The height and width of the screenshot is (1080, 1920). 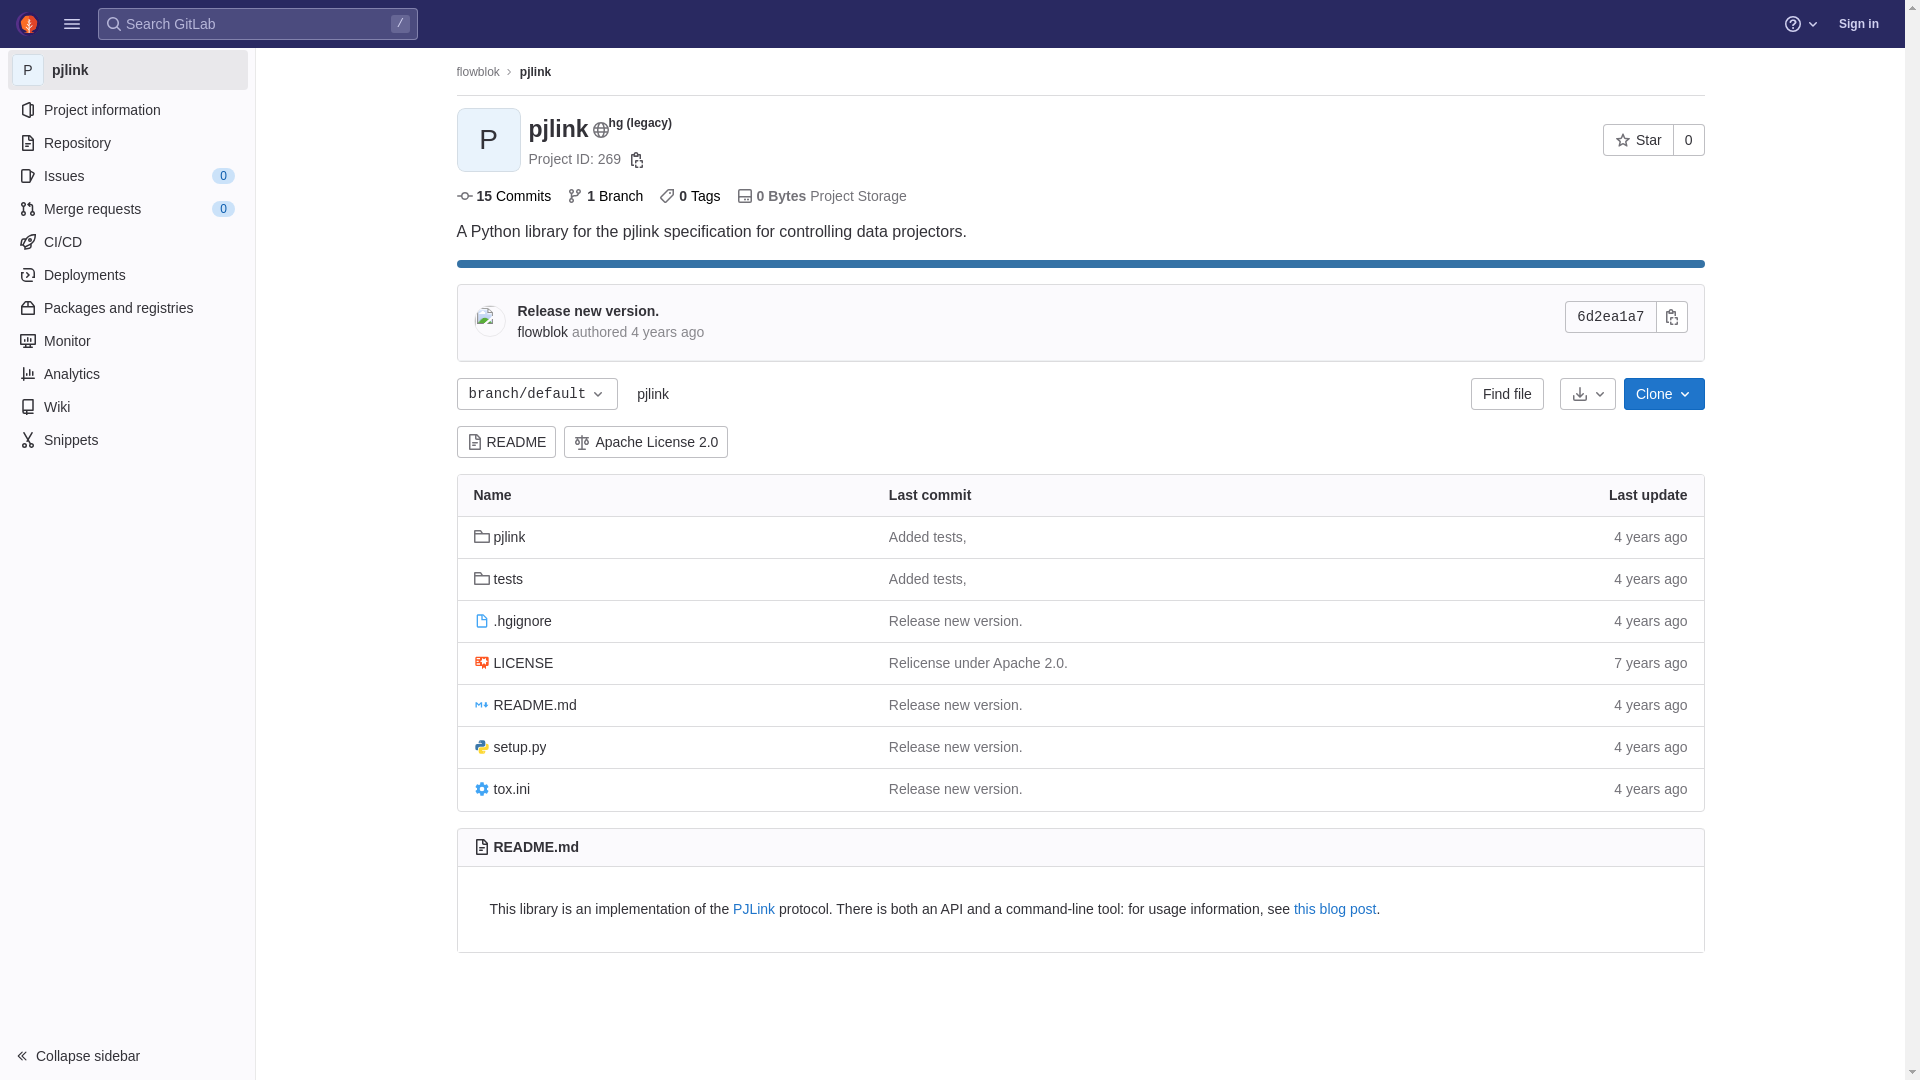 I want to click on 'Release new version.', so click(x=518, y=311).